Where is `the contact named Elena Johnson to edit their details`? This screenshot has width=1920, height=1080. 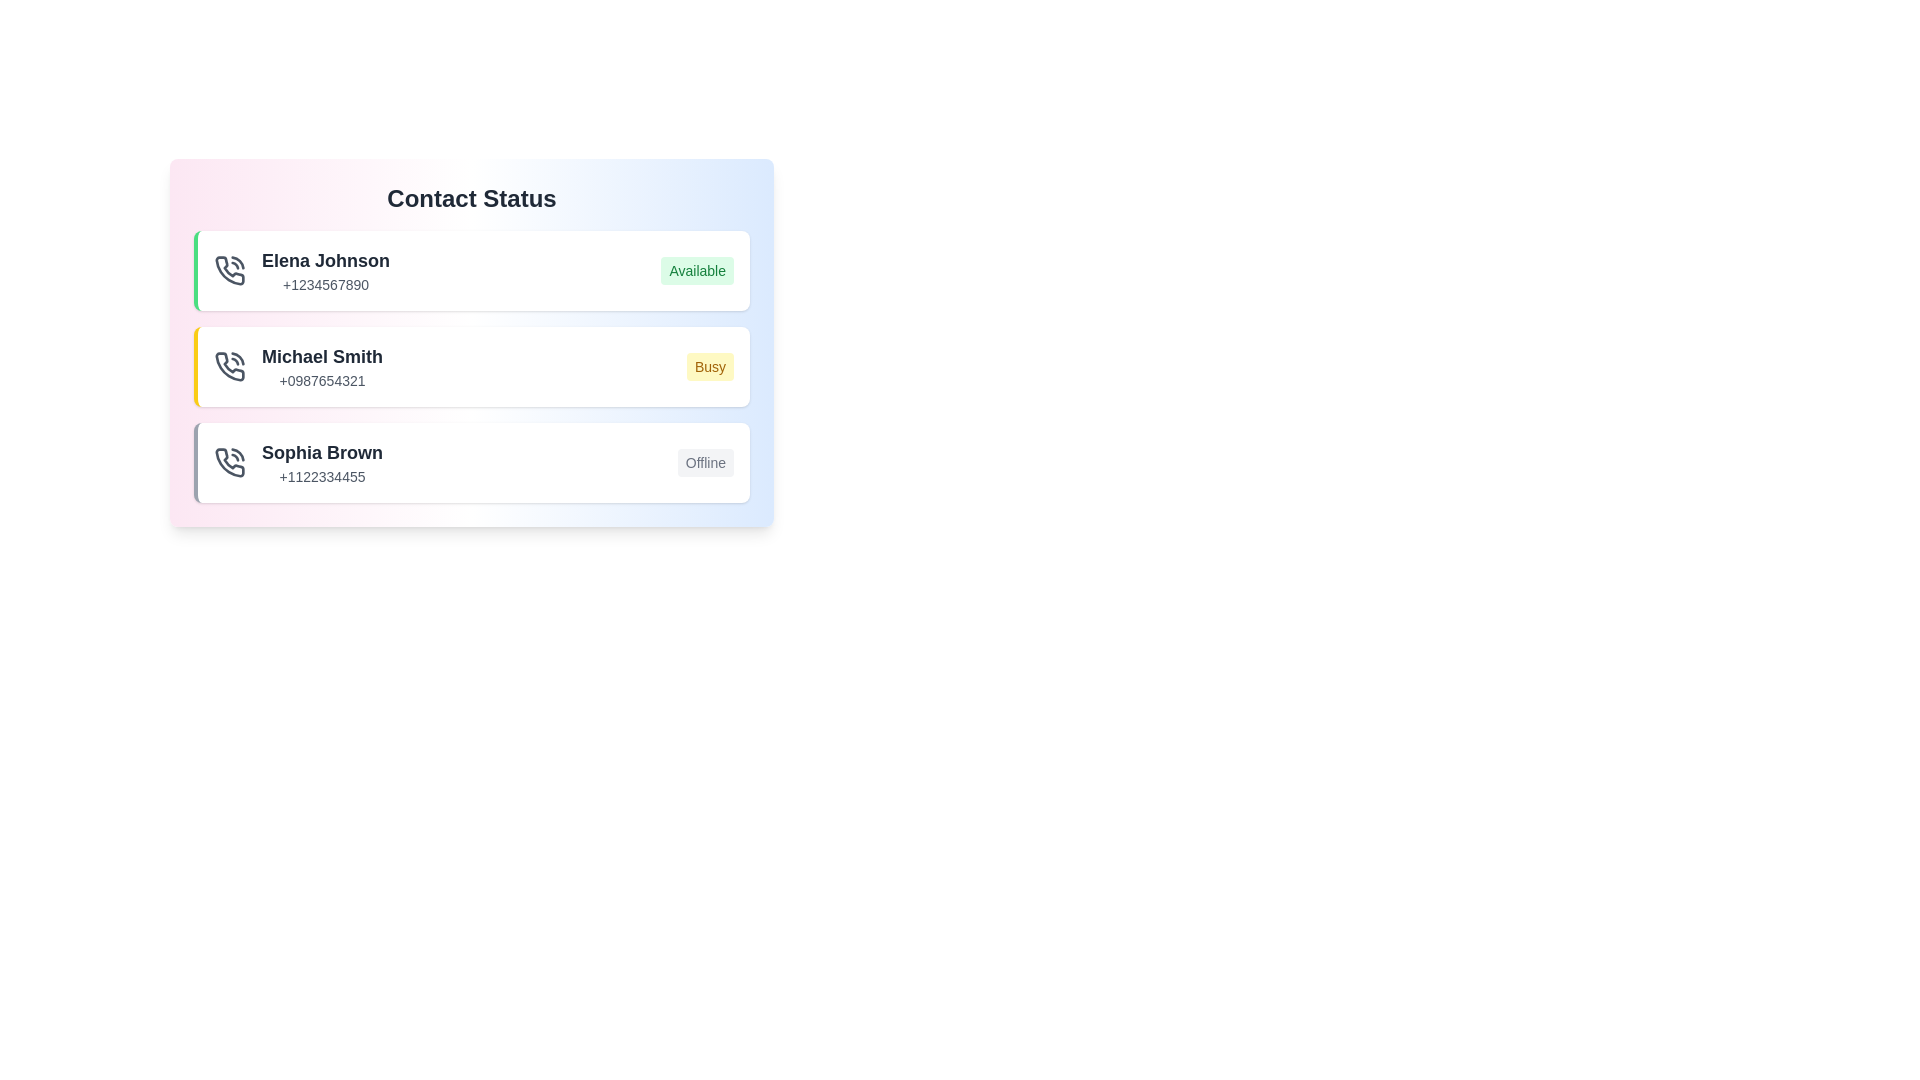
the contact named Elena Johnson to edit their details is located at coordinates (470, 270).